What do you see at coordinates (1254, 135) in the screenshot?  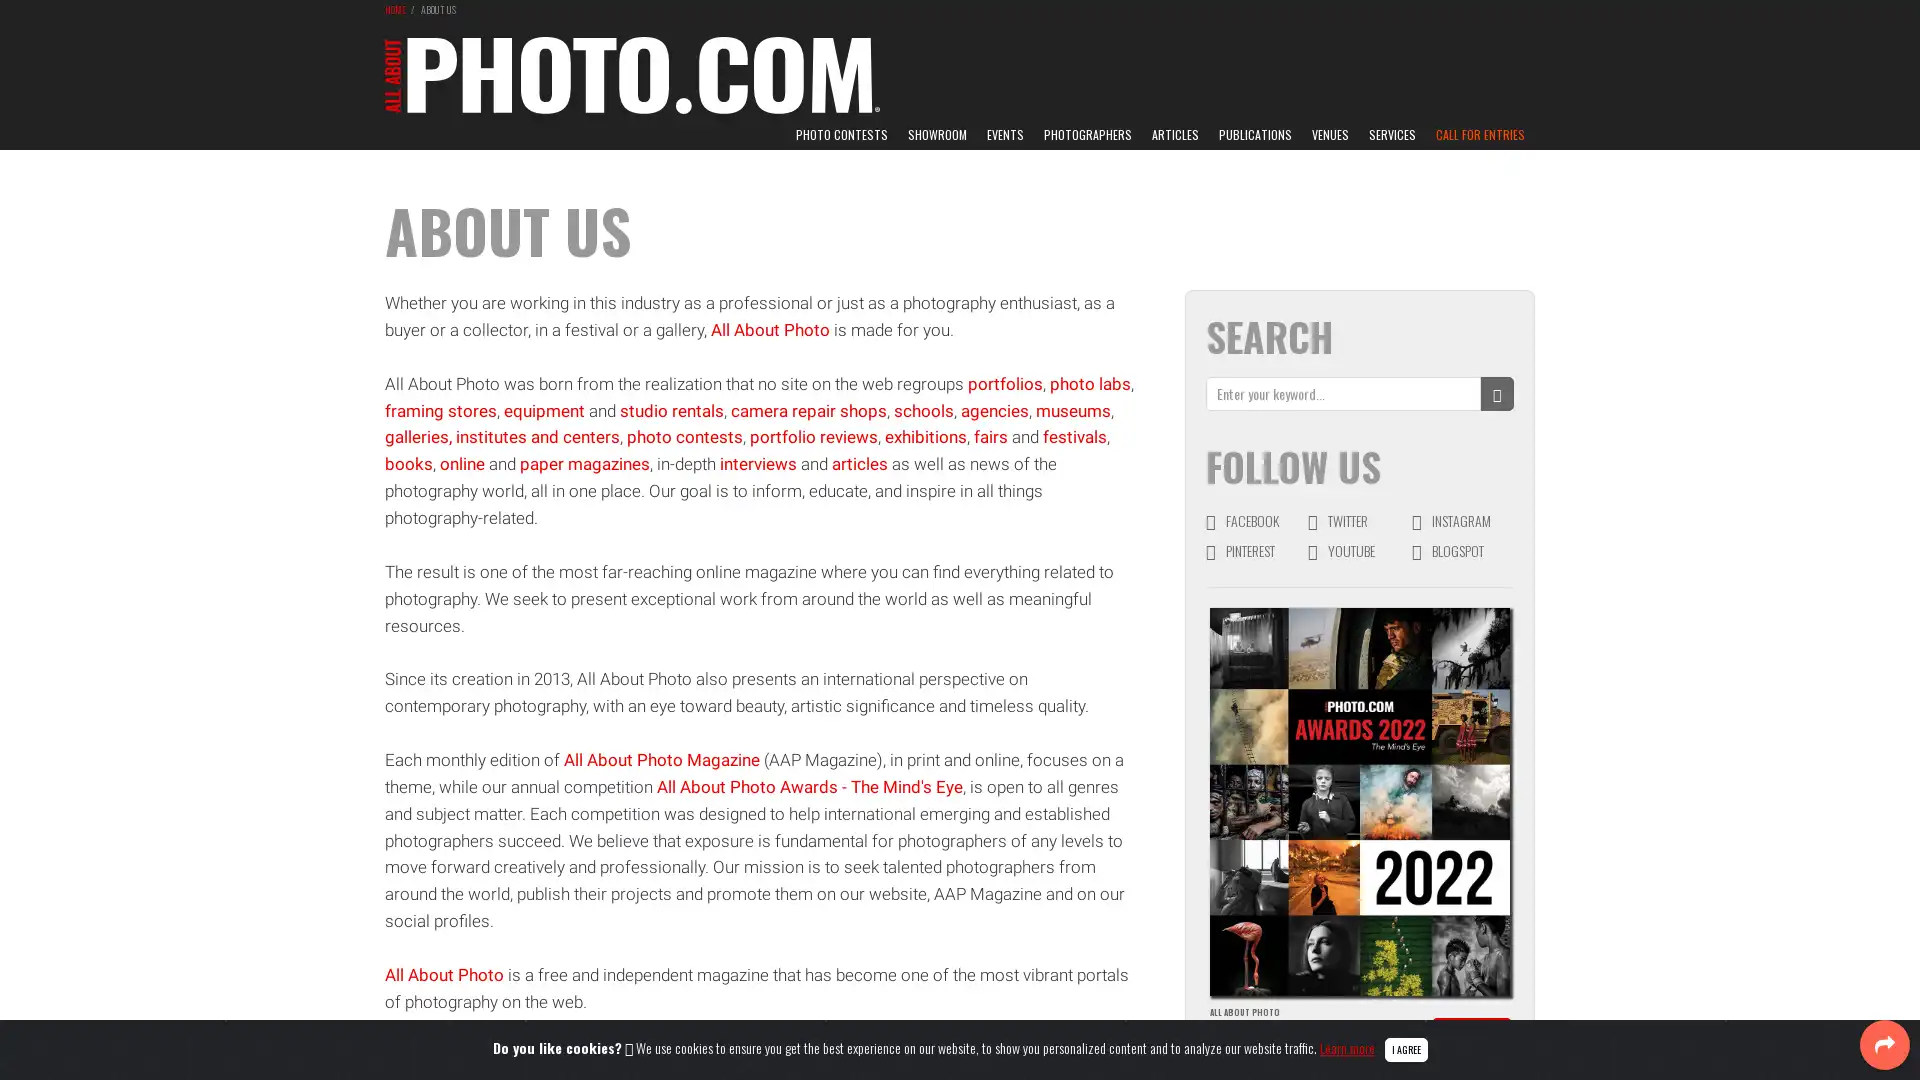 I see `PUBLICATIONS` at bounding box center [1254, 135].